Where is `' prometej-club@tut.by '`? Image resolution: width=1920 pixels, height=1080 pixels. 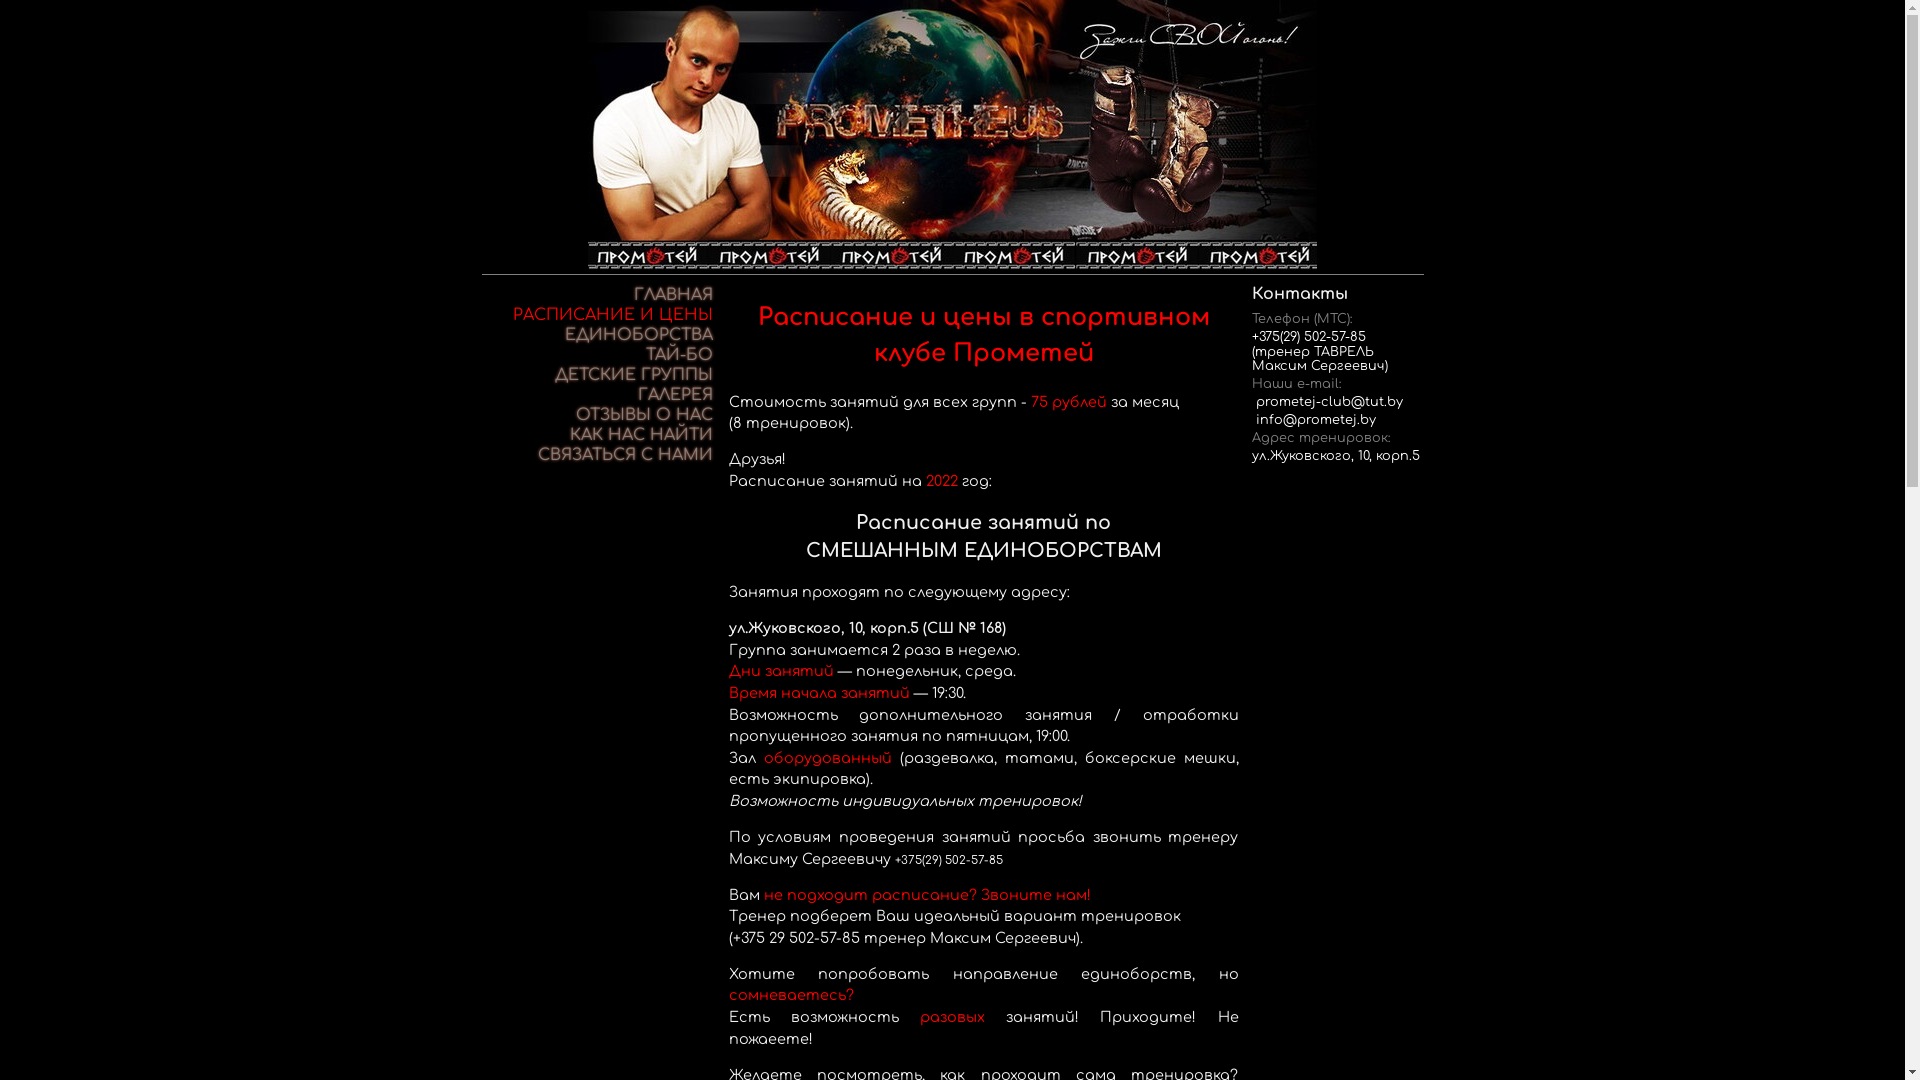
' prometej-club@tut.by ' is located at coordinates (1329, 401).